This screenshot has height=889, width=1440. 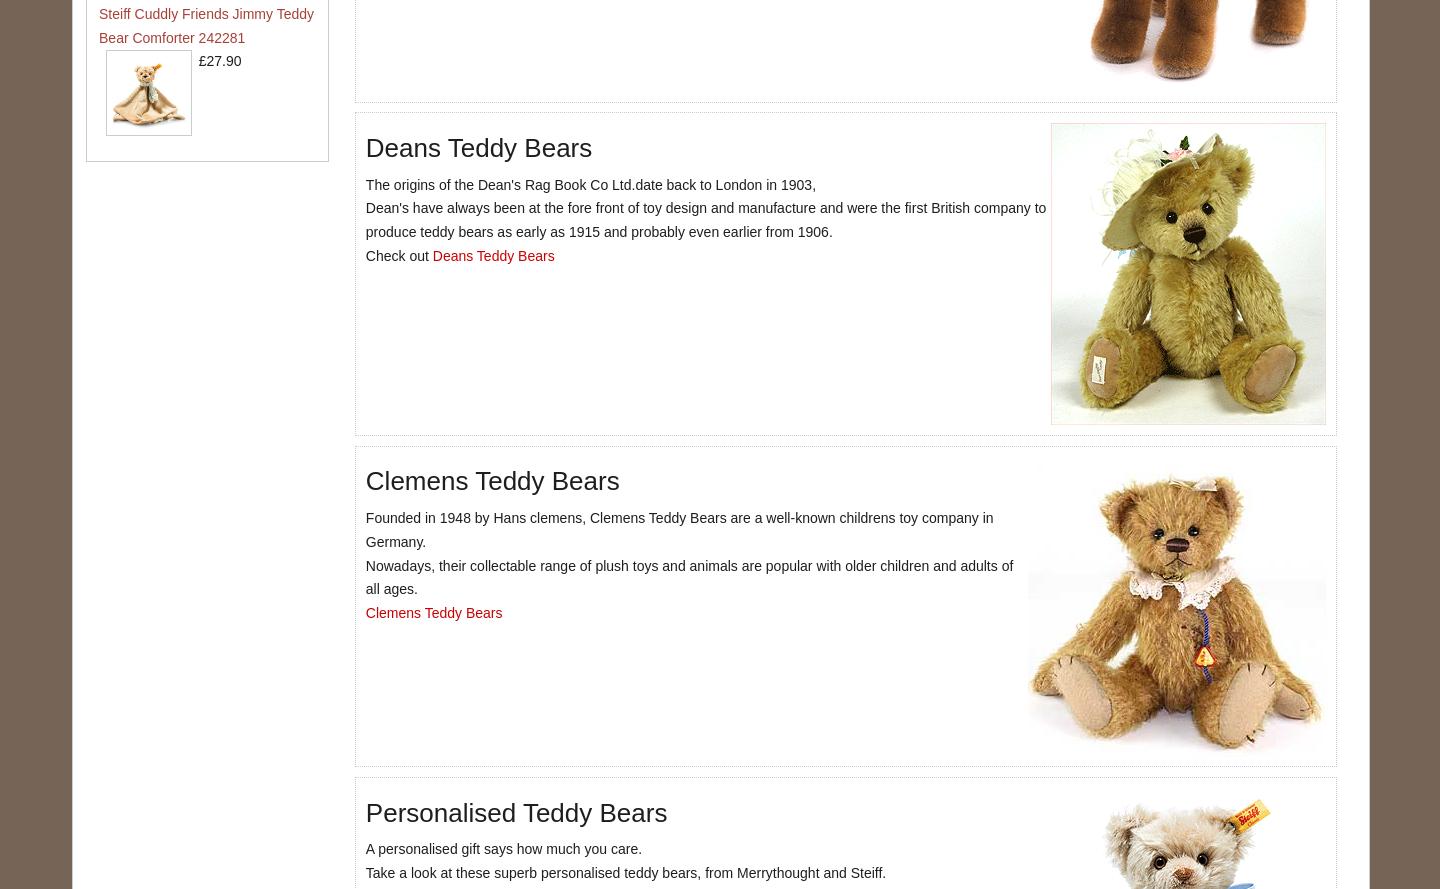 I want to click on 'Check out', so click(x=397, y=256).